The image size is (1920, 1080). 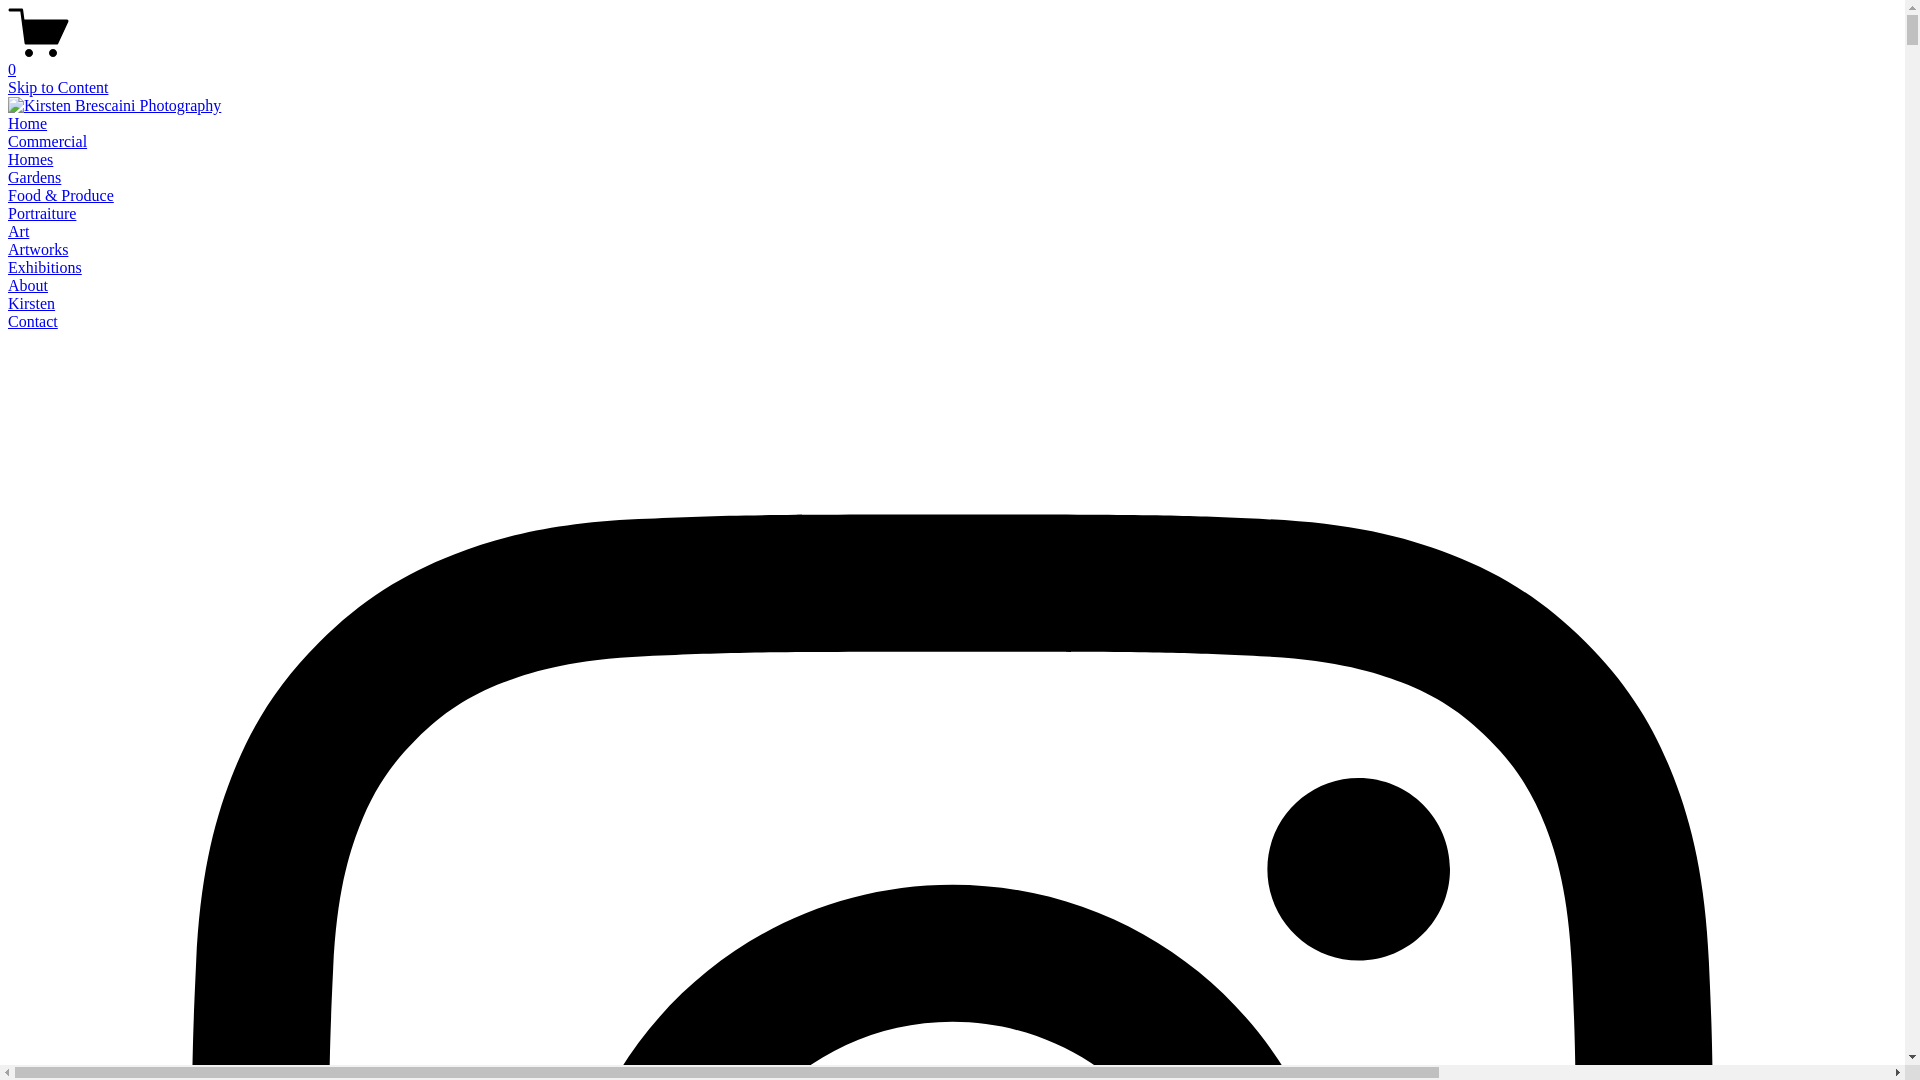 I want to click on 'Portraiture', so click(x=42, y=213).